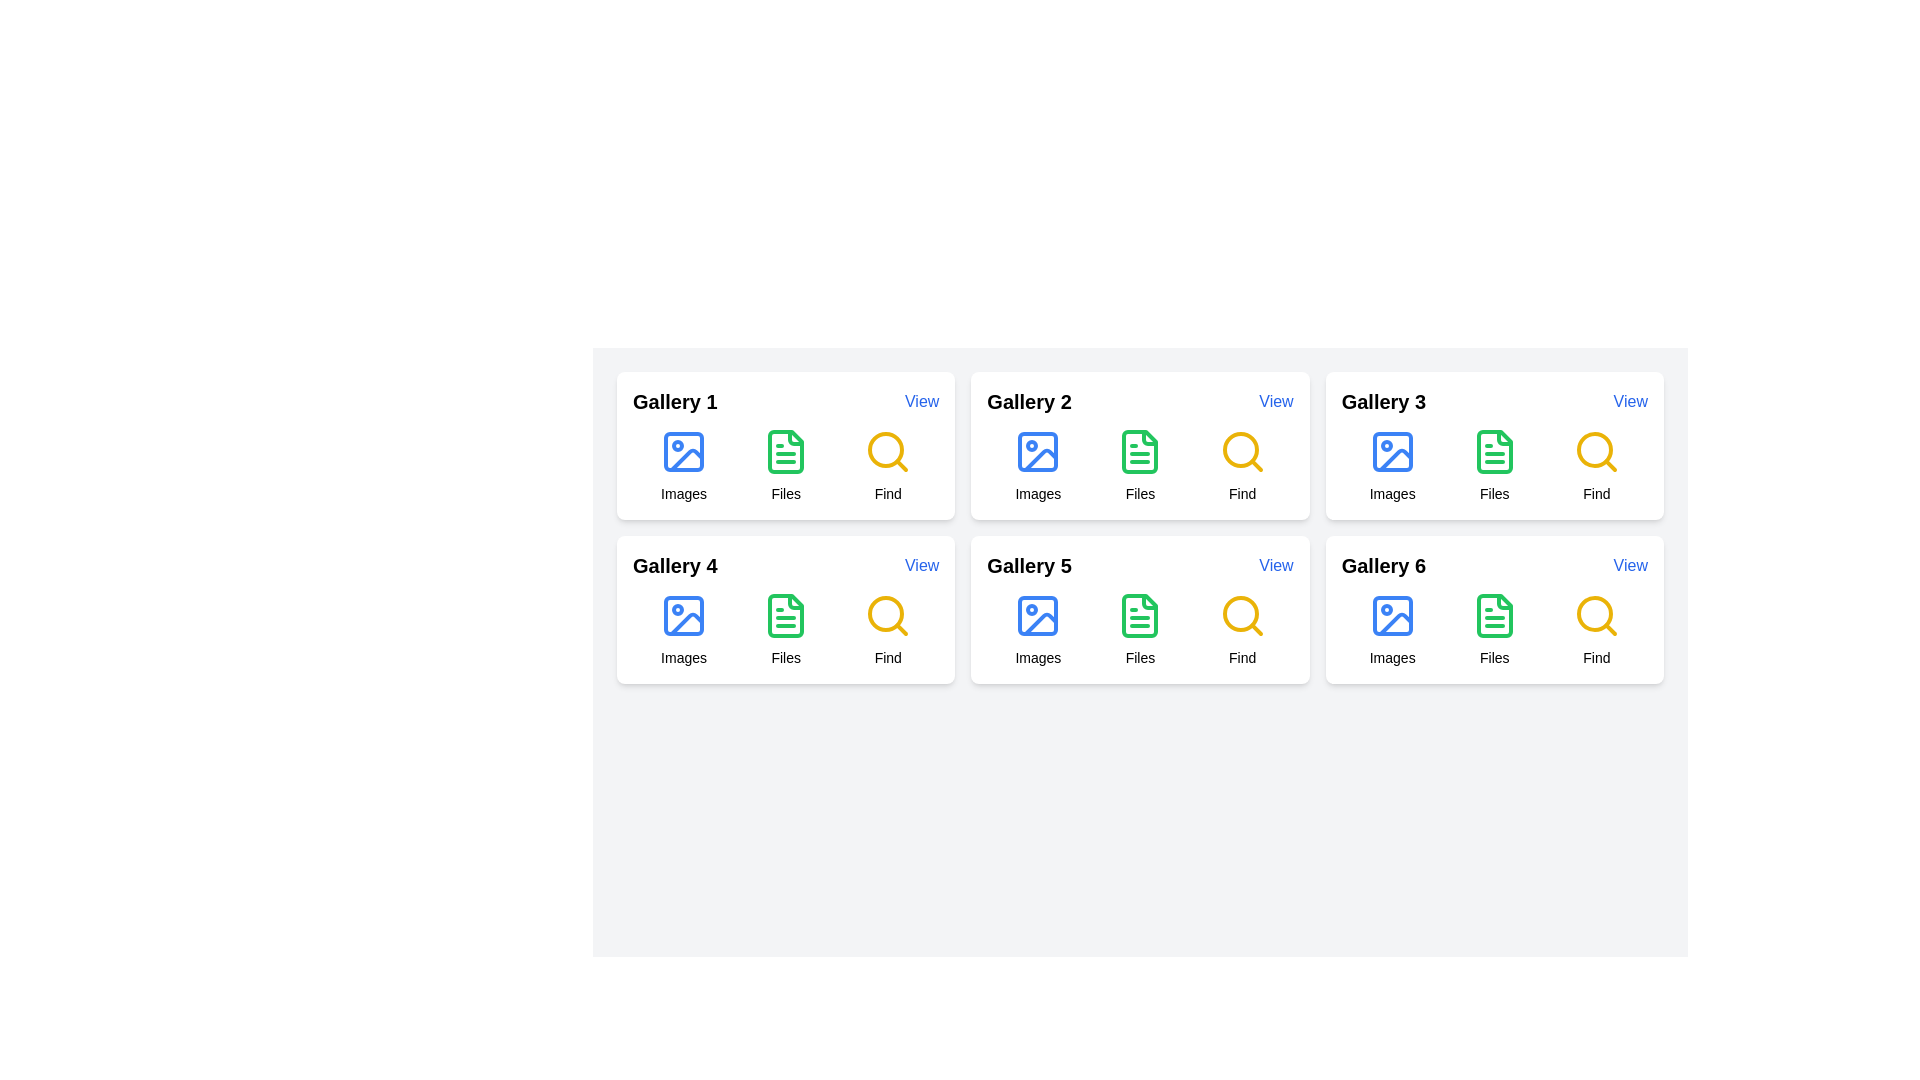  Describe the element at coordinates (684, 466) in the screenshot. I see `the 'Images' icon with a blue outline representing the 'Images' label, located below 'Gallery 1' for keyboard navigation` at that location.